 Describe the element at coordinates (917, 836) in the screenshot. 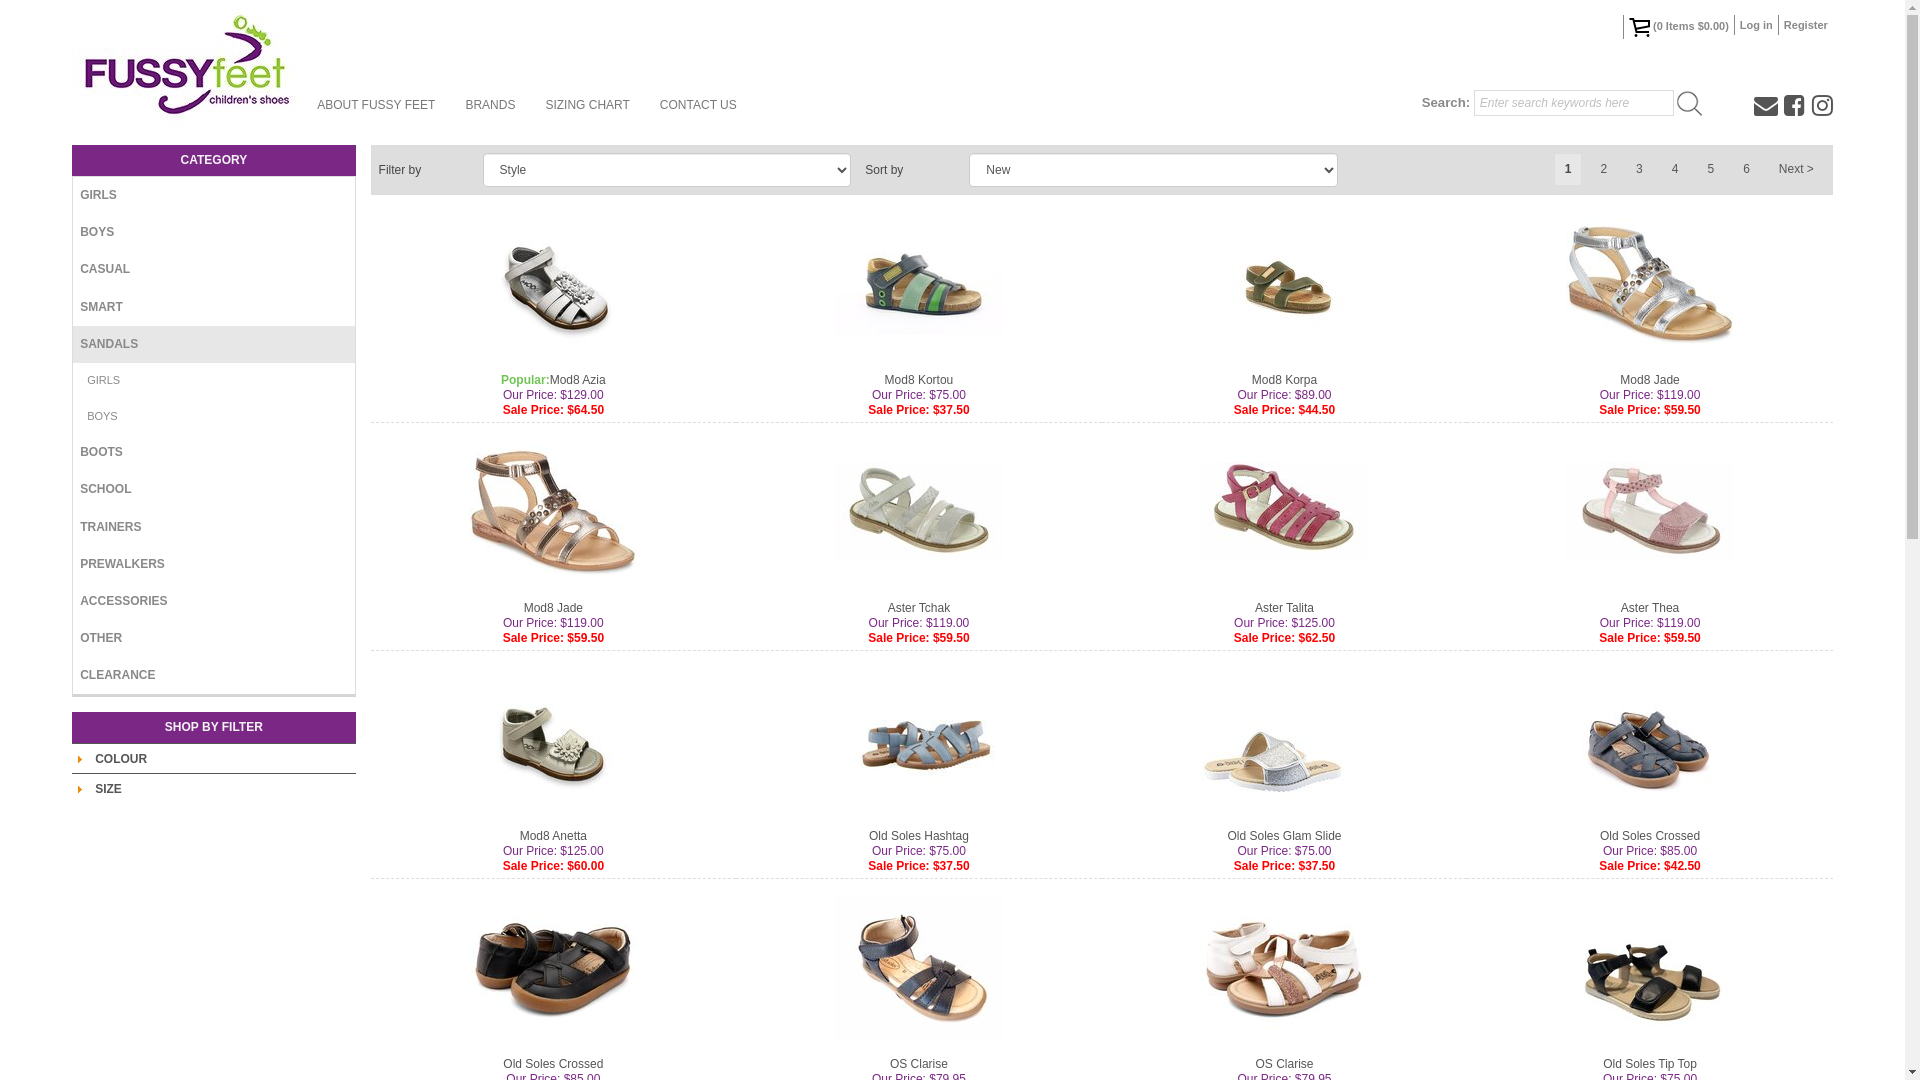

I see `'Old Soles Hashtag'` at that location.